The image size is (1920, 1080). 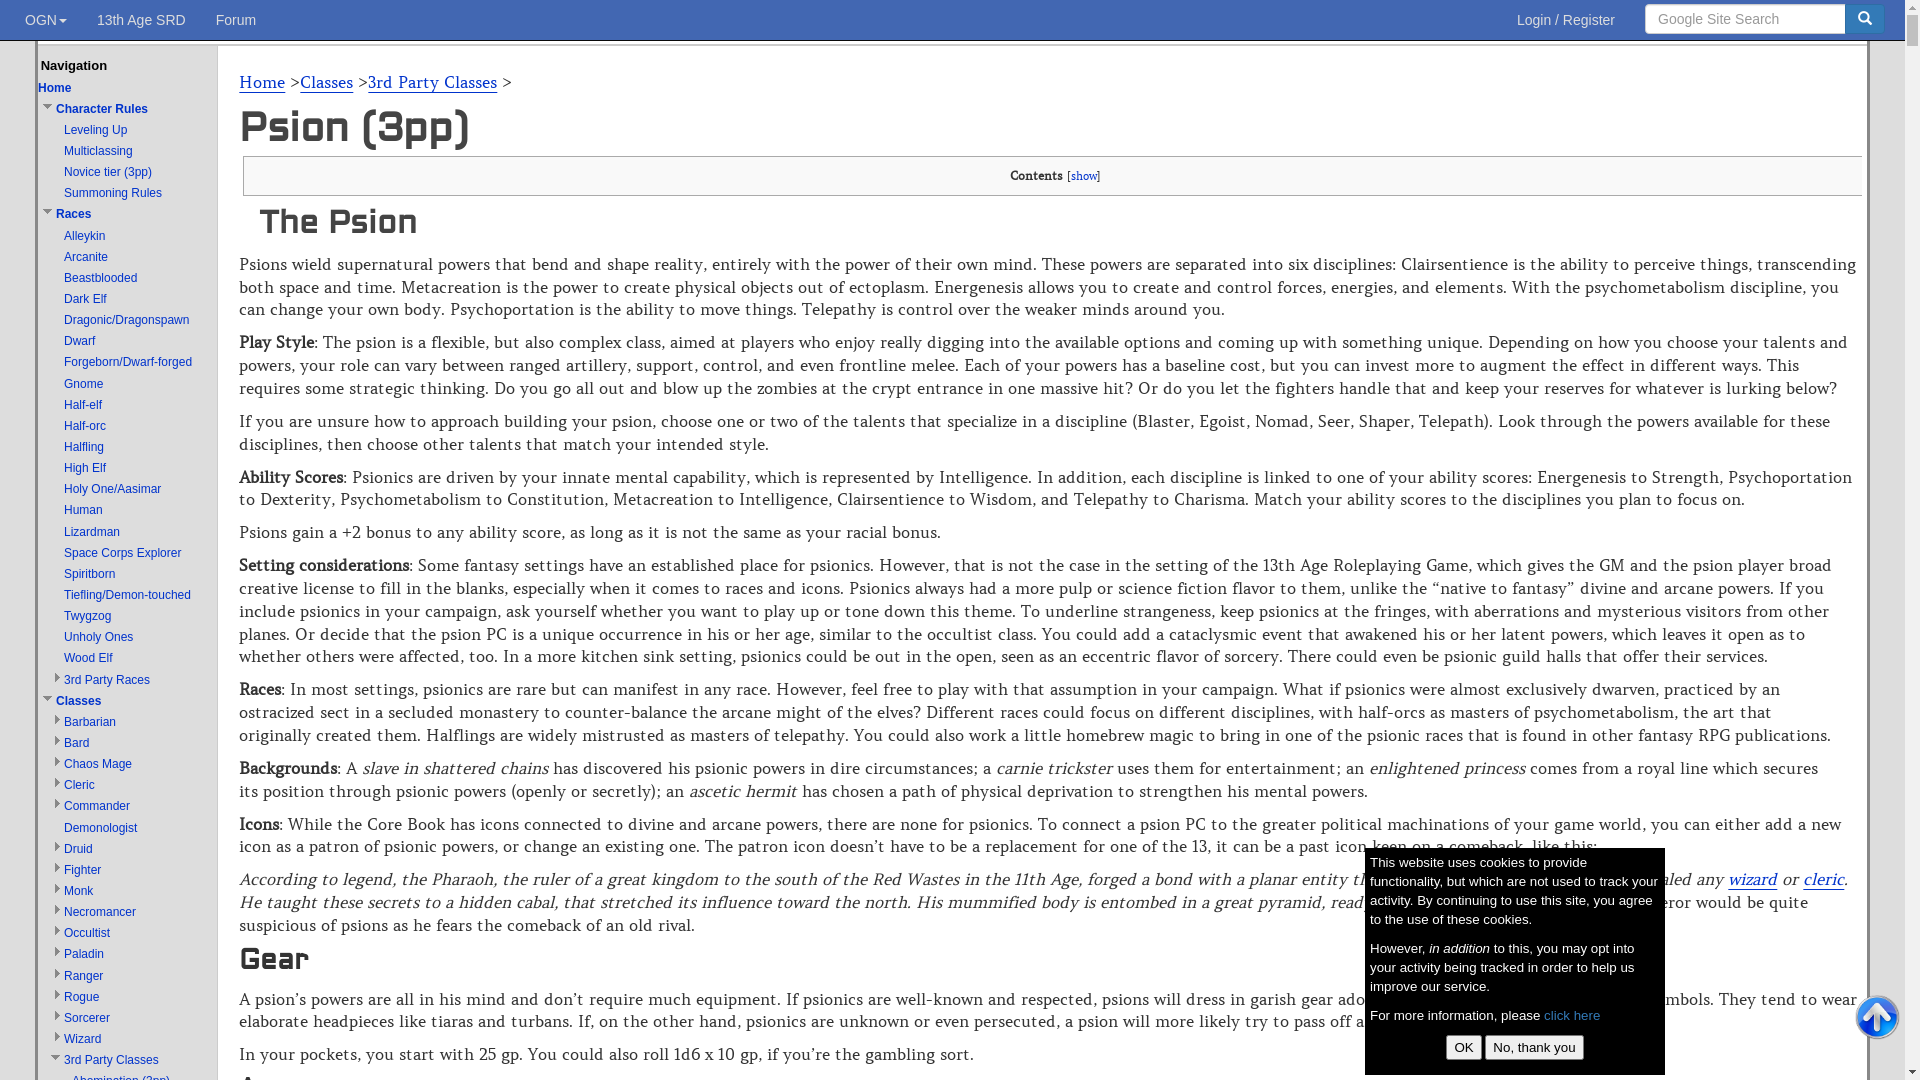 I want to click on 'show', so click(x=1082, y=175).